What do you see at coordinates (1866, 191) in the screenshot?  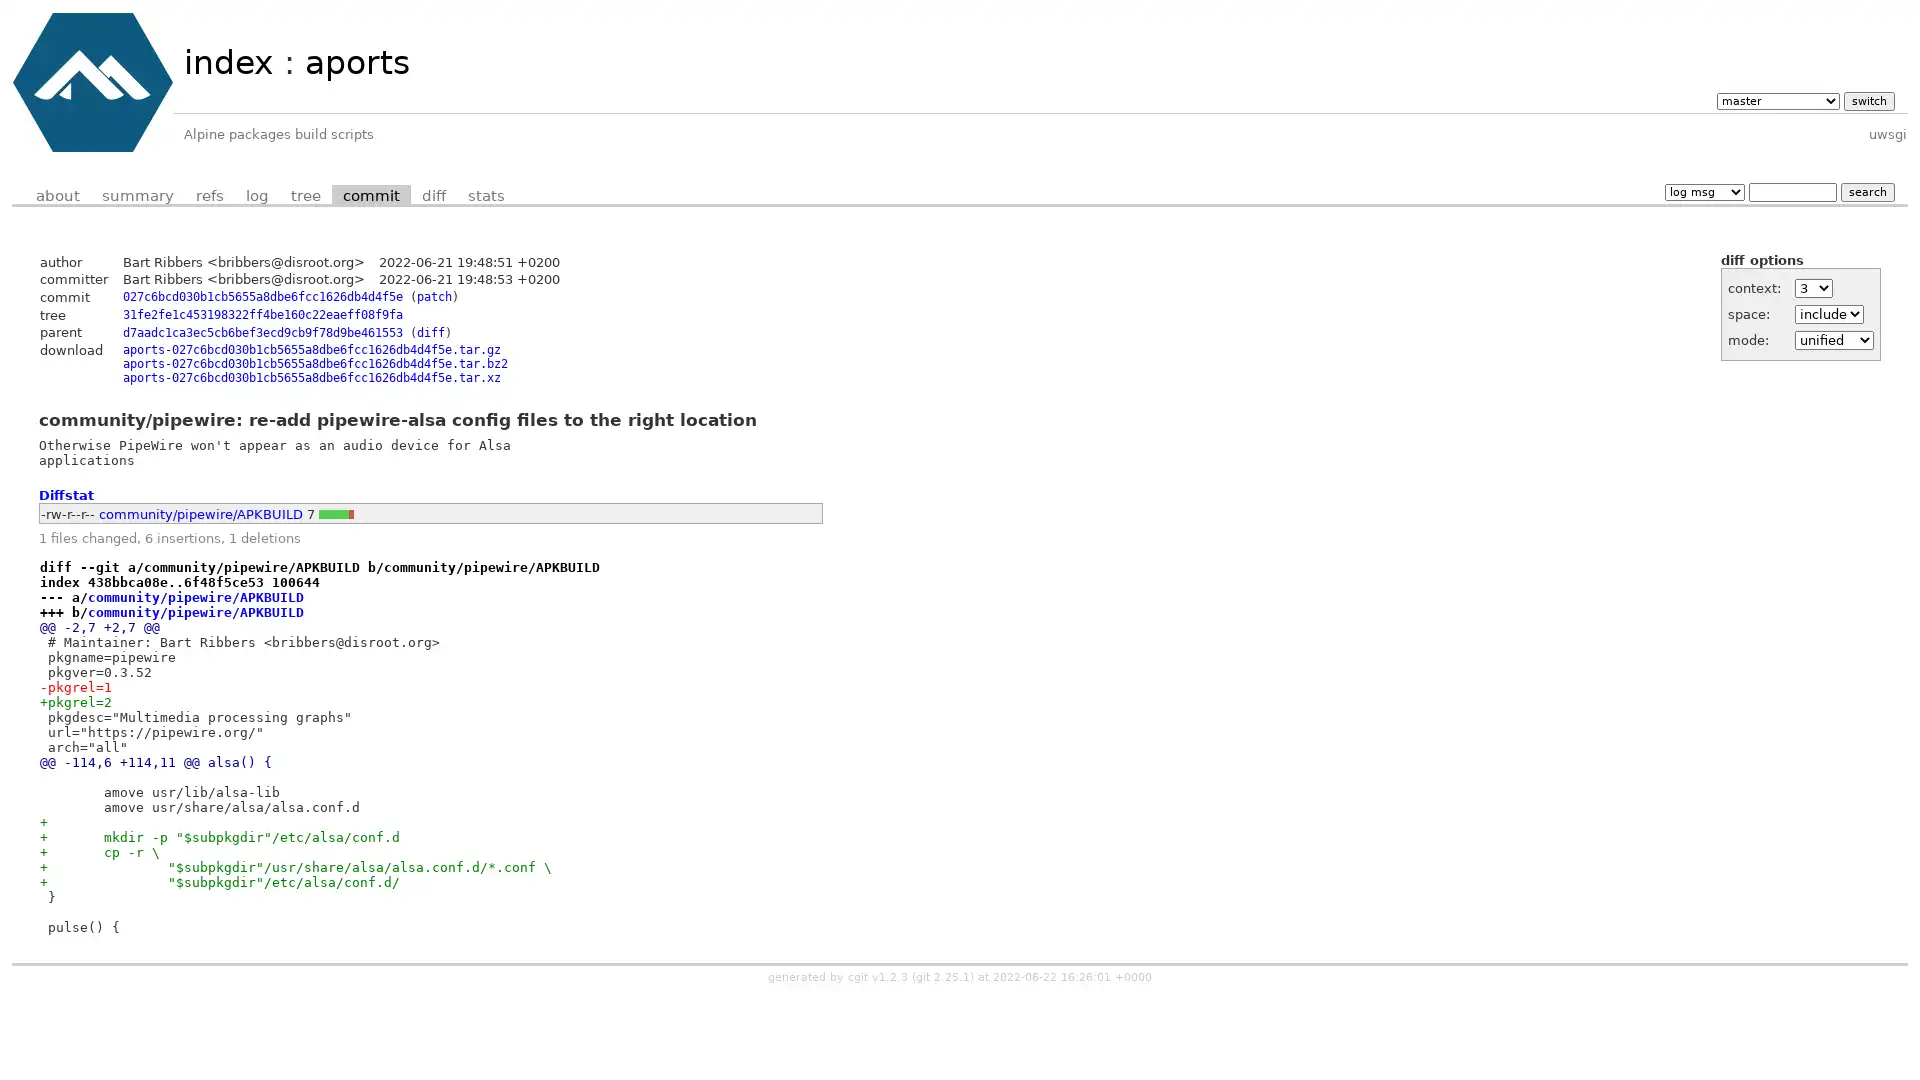 I see `search` at bounding box center [1866, 191].